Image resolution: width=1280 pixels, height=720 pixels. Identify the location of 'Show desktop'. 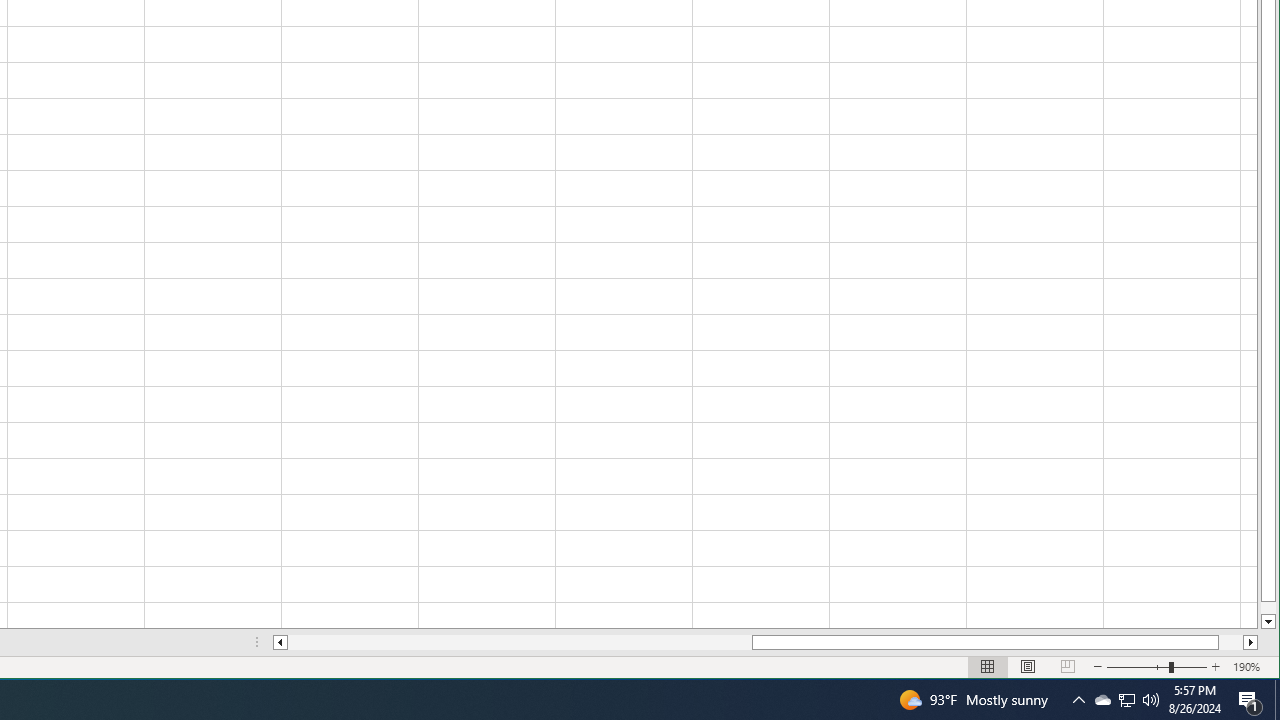
(1250, 698).